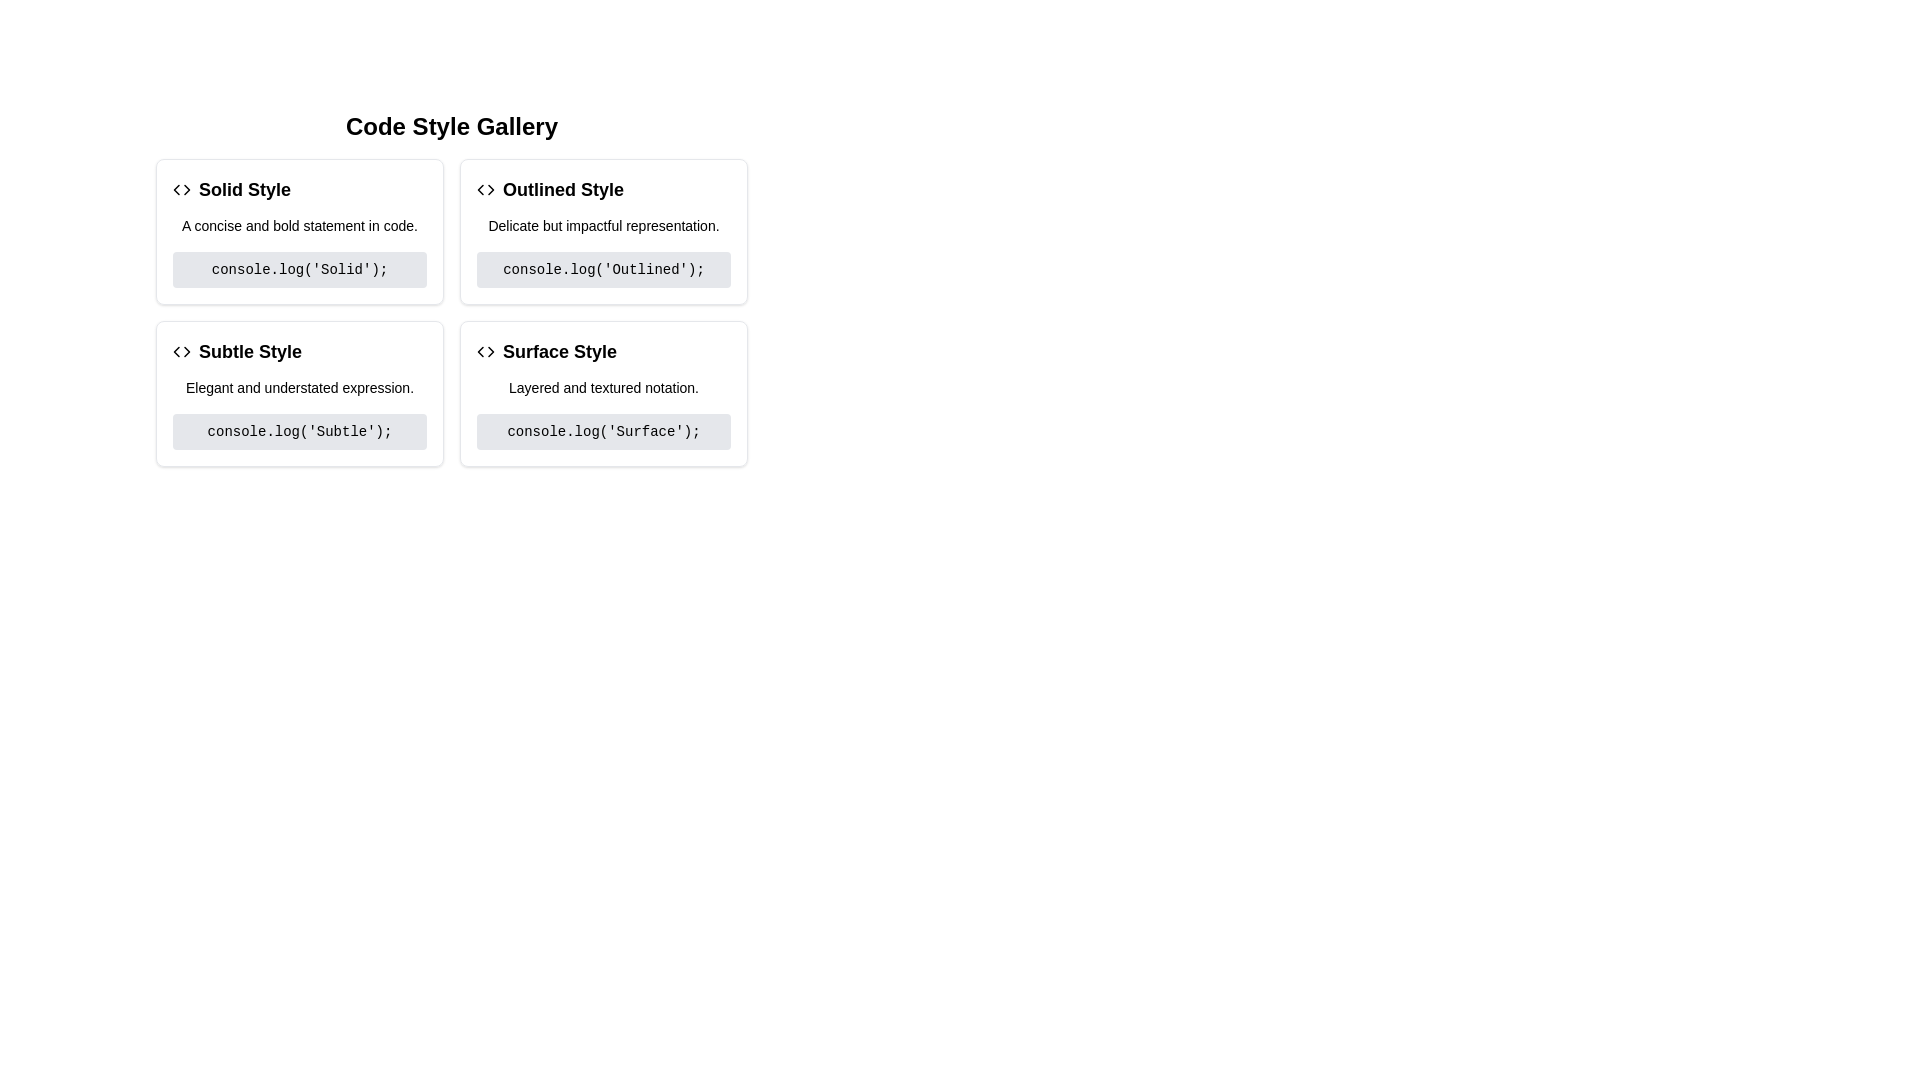 The width and height of the screenshot is (1920, 1080). What do you see at coordinates (562, 189) in the screenshot?
I see `text label displaying 'Outlined Style' in bold font within the second card of the 'Code Style Gallery' section` at bounding box center [562, 189].